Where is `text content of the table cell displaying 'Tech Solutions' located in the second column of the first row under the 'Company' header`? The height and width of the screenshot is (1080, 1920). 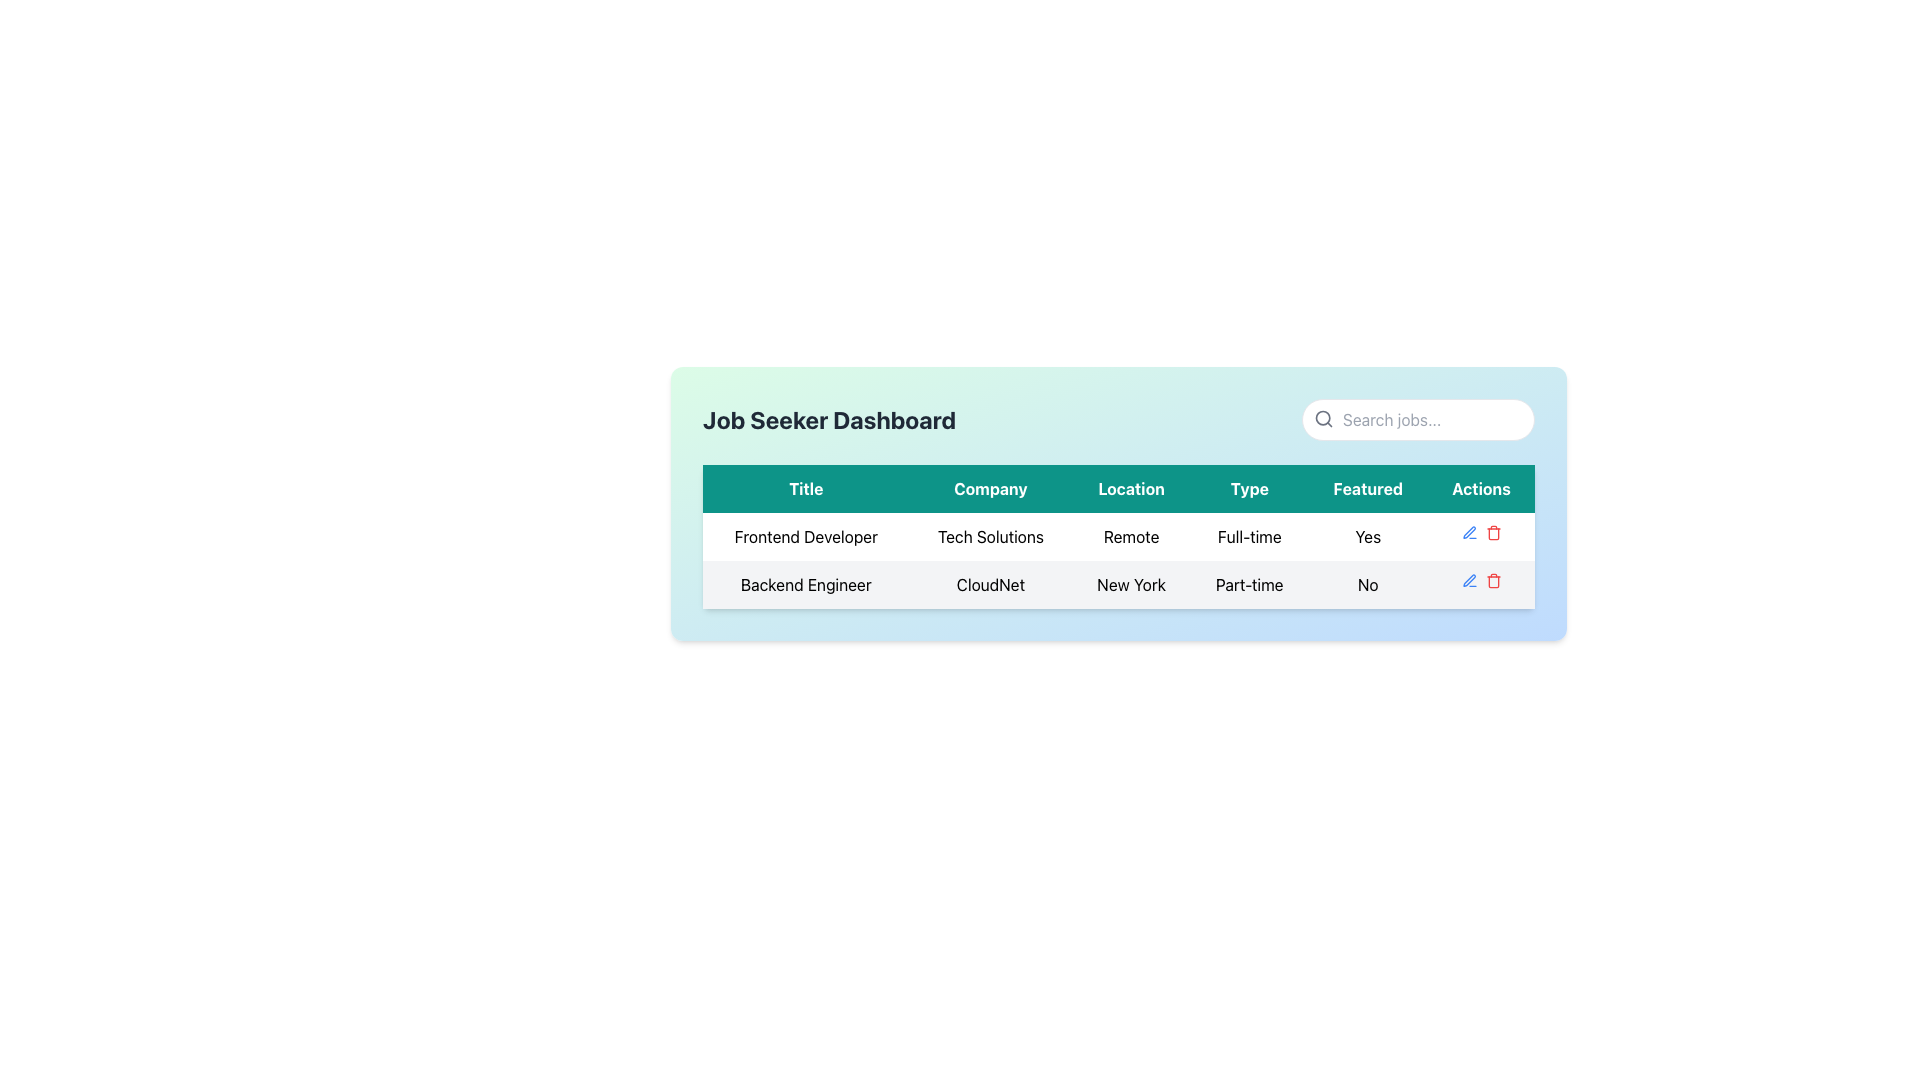 text content of the table cell displaying 'Tech Solutions' located in the second column of the first row under the 'Company' header is located at coordinates (990, 535).